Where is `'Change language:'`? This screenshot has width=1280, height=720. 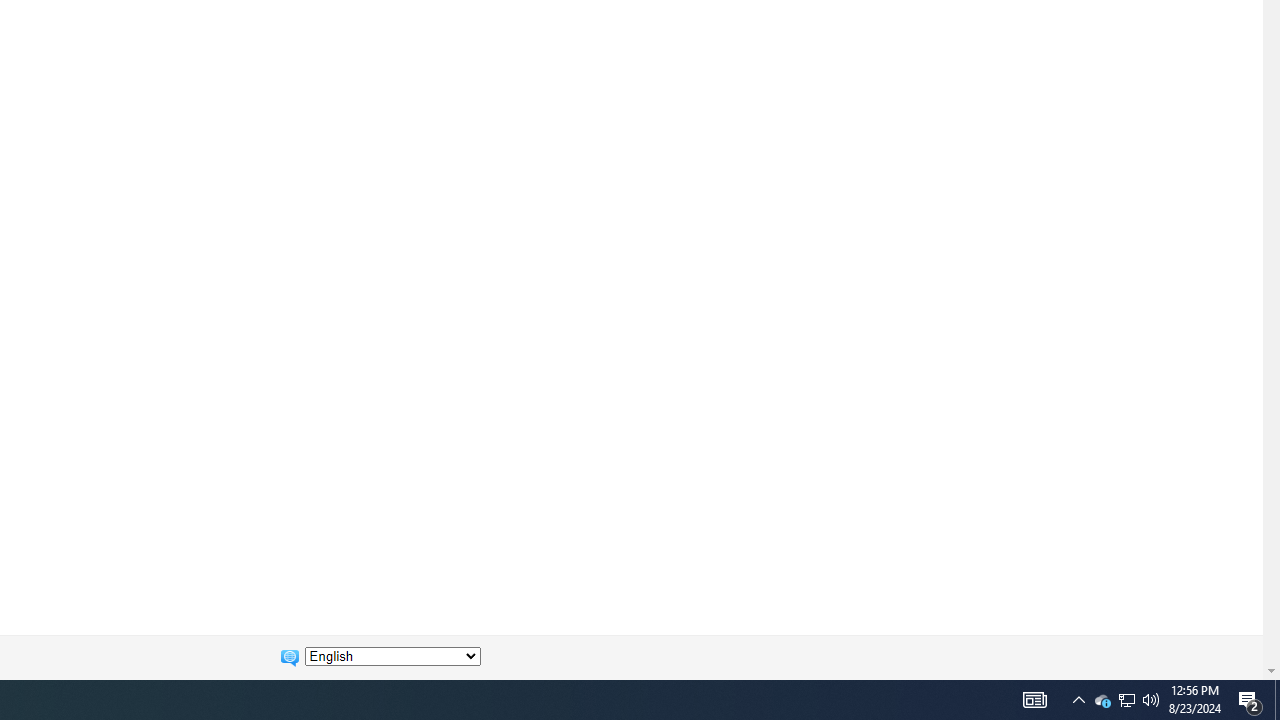 'Change language:' is located at coordinates (392, 656).